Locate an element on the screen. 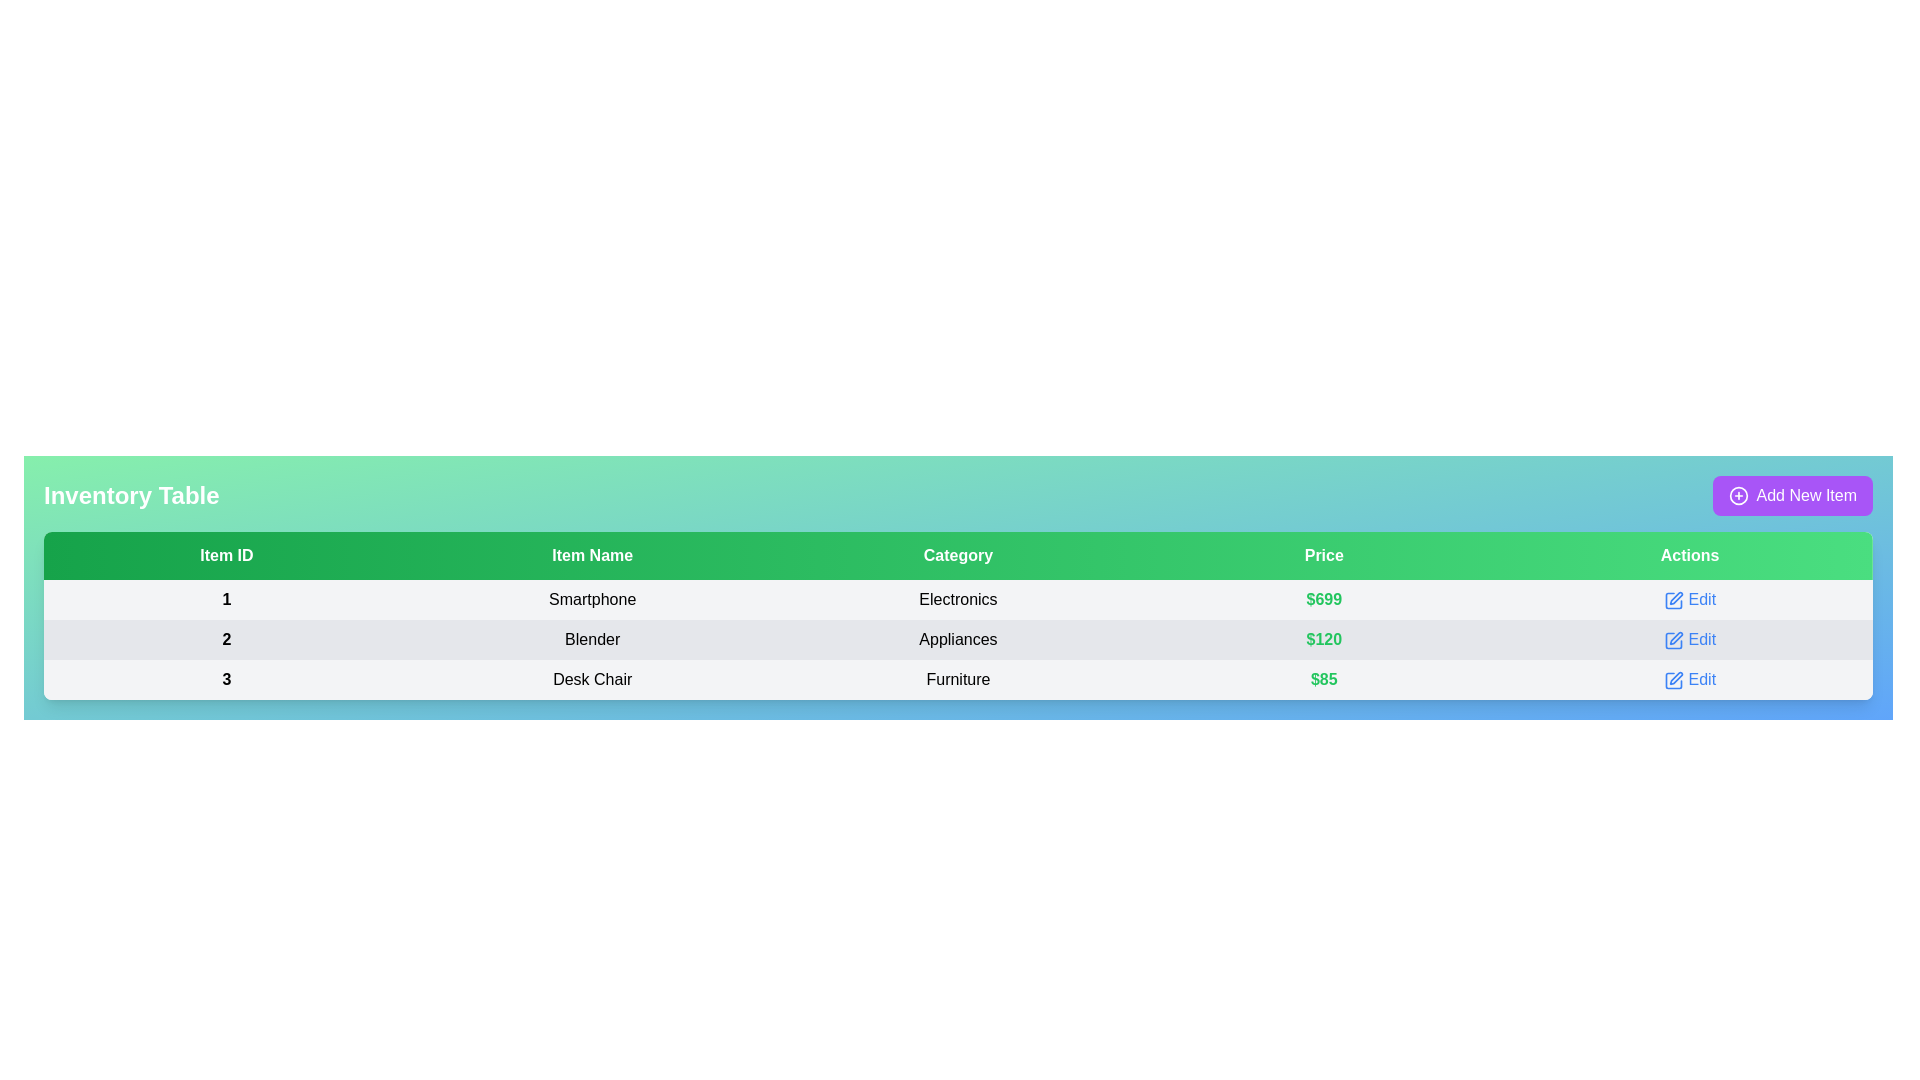 The width and height of the screenshot is (1920, 1080). the 'Actions' text label, which is the fifth column header in the table indicating the actions for the respective rows below is located at coordinates (1689, 555).